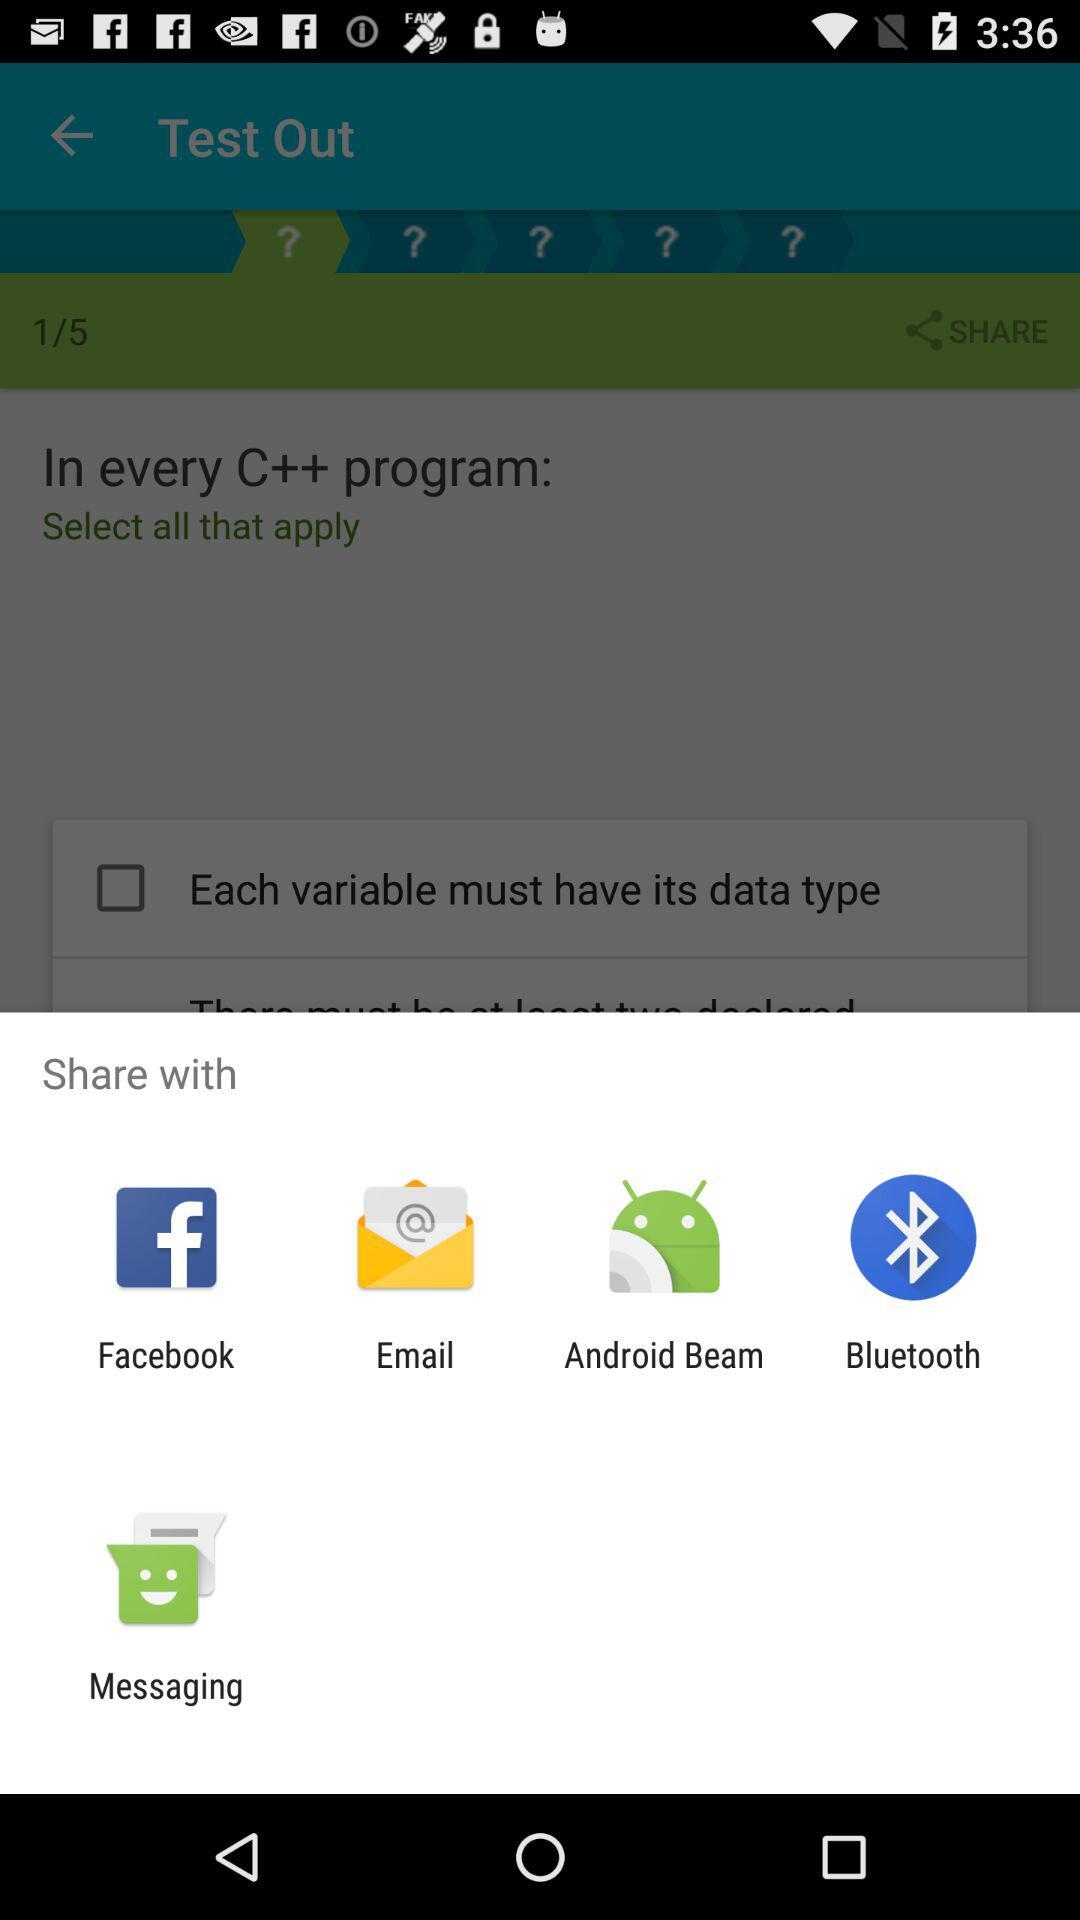  Describe the element at coordinates (664, 1374) in the screenshot. I see `icon to the right of the email app` at that location.